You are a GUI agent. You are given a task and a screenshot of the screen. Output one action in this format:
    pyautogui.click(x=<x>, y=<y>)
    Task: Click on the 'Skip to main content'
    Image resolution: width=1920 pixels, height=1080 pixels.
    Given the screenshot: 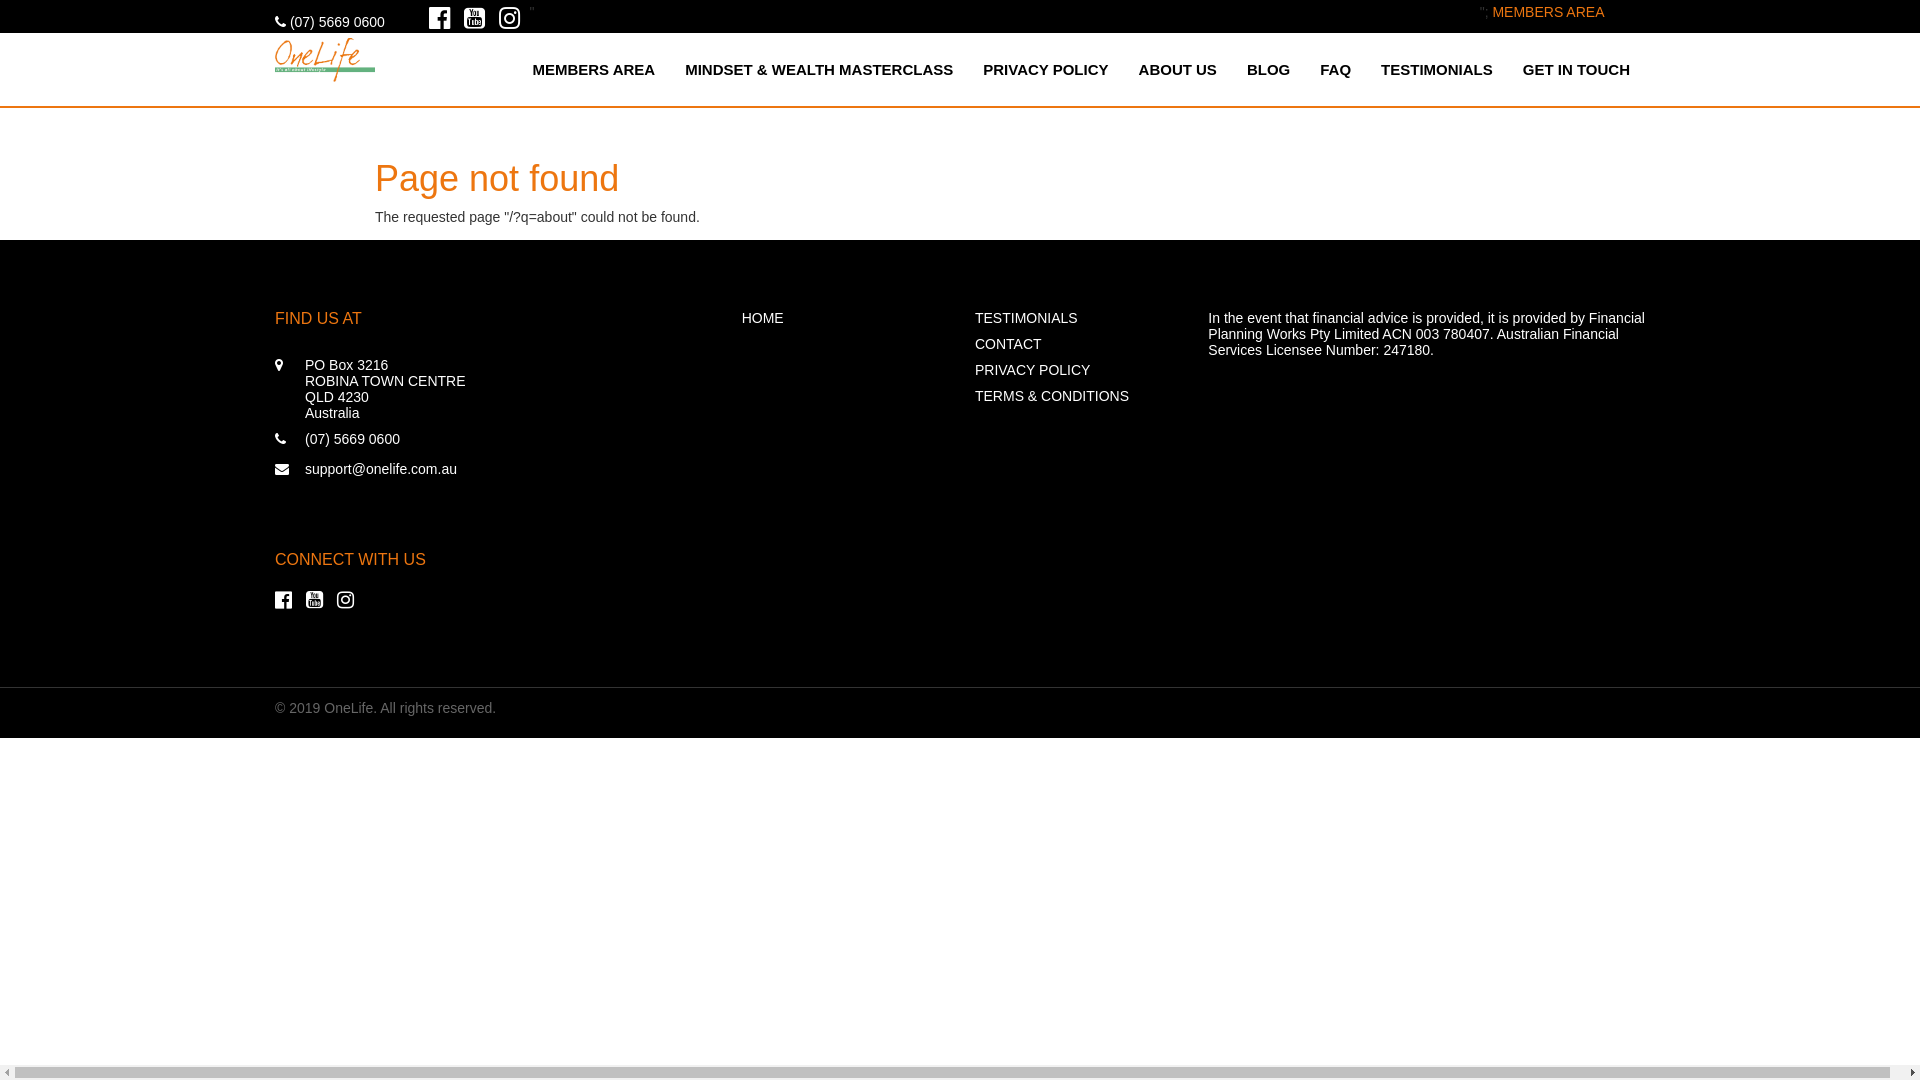 What is the action you would take?
    pyautogui.click(x=63, y=0)
    